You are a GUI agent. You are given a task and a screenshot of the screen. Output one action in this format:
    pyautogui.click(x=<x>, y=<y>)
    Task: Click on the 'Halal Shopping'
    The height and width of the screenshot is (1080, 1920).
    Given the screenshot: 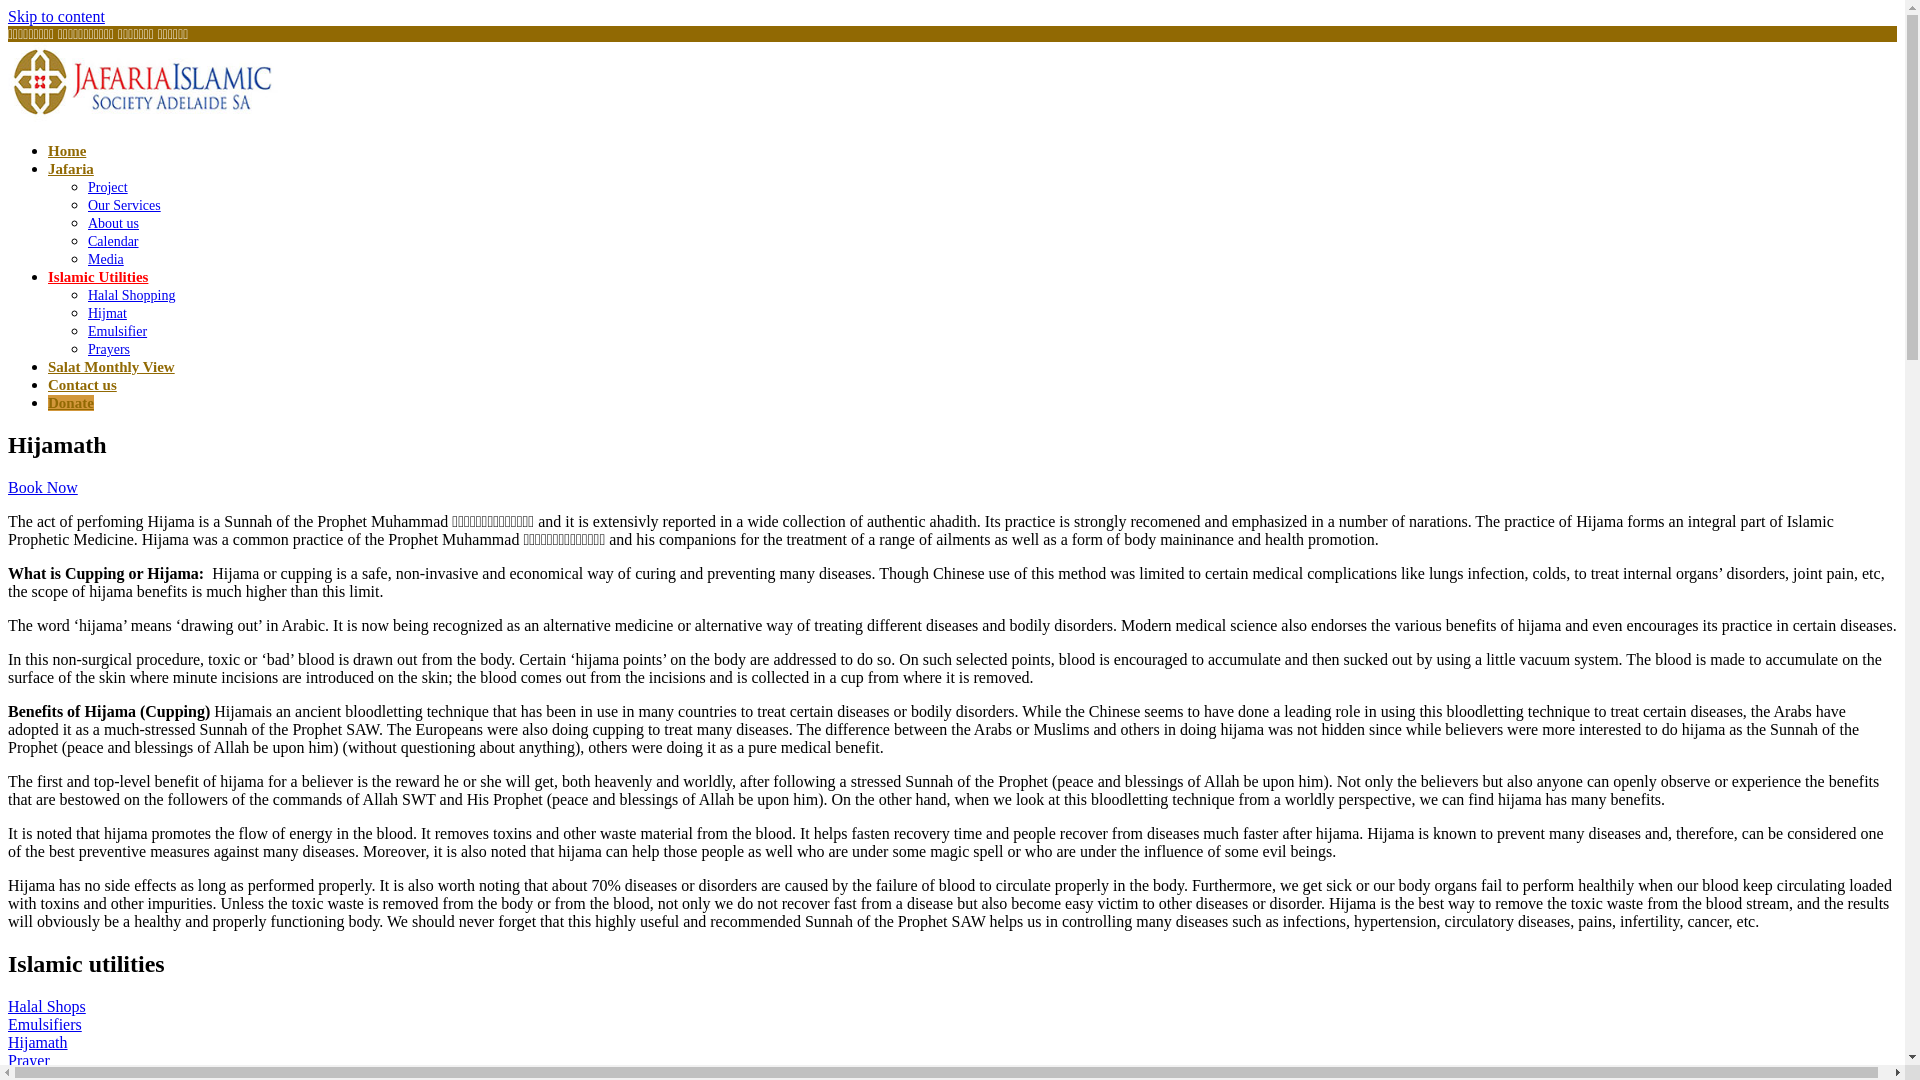 What is the action you would take?
    pyautogui.click(x=130, y=295)
    